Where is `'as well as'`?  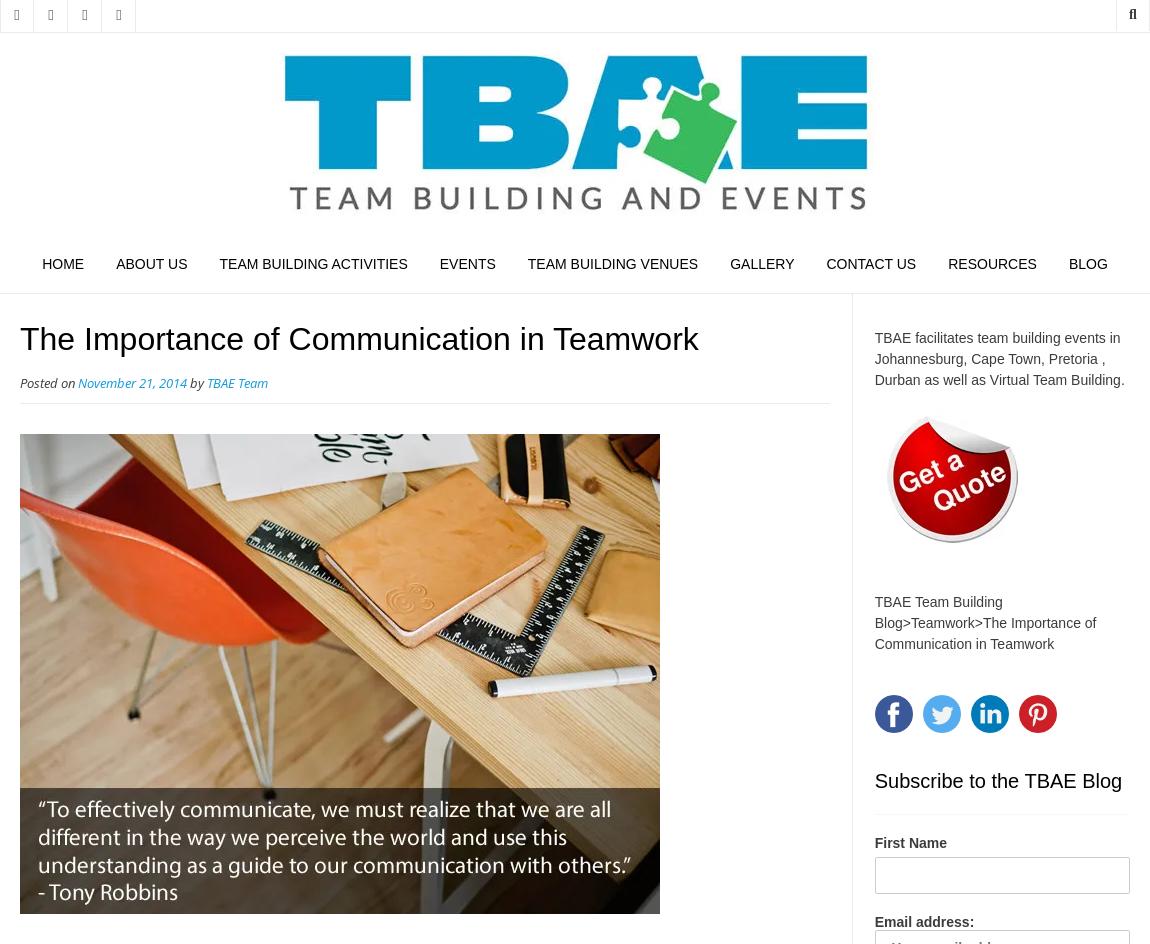 'as well as' is located at coordinates (954, 379).